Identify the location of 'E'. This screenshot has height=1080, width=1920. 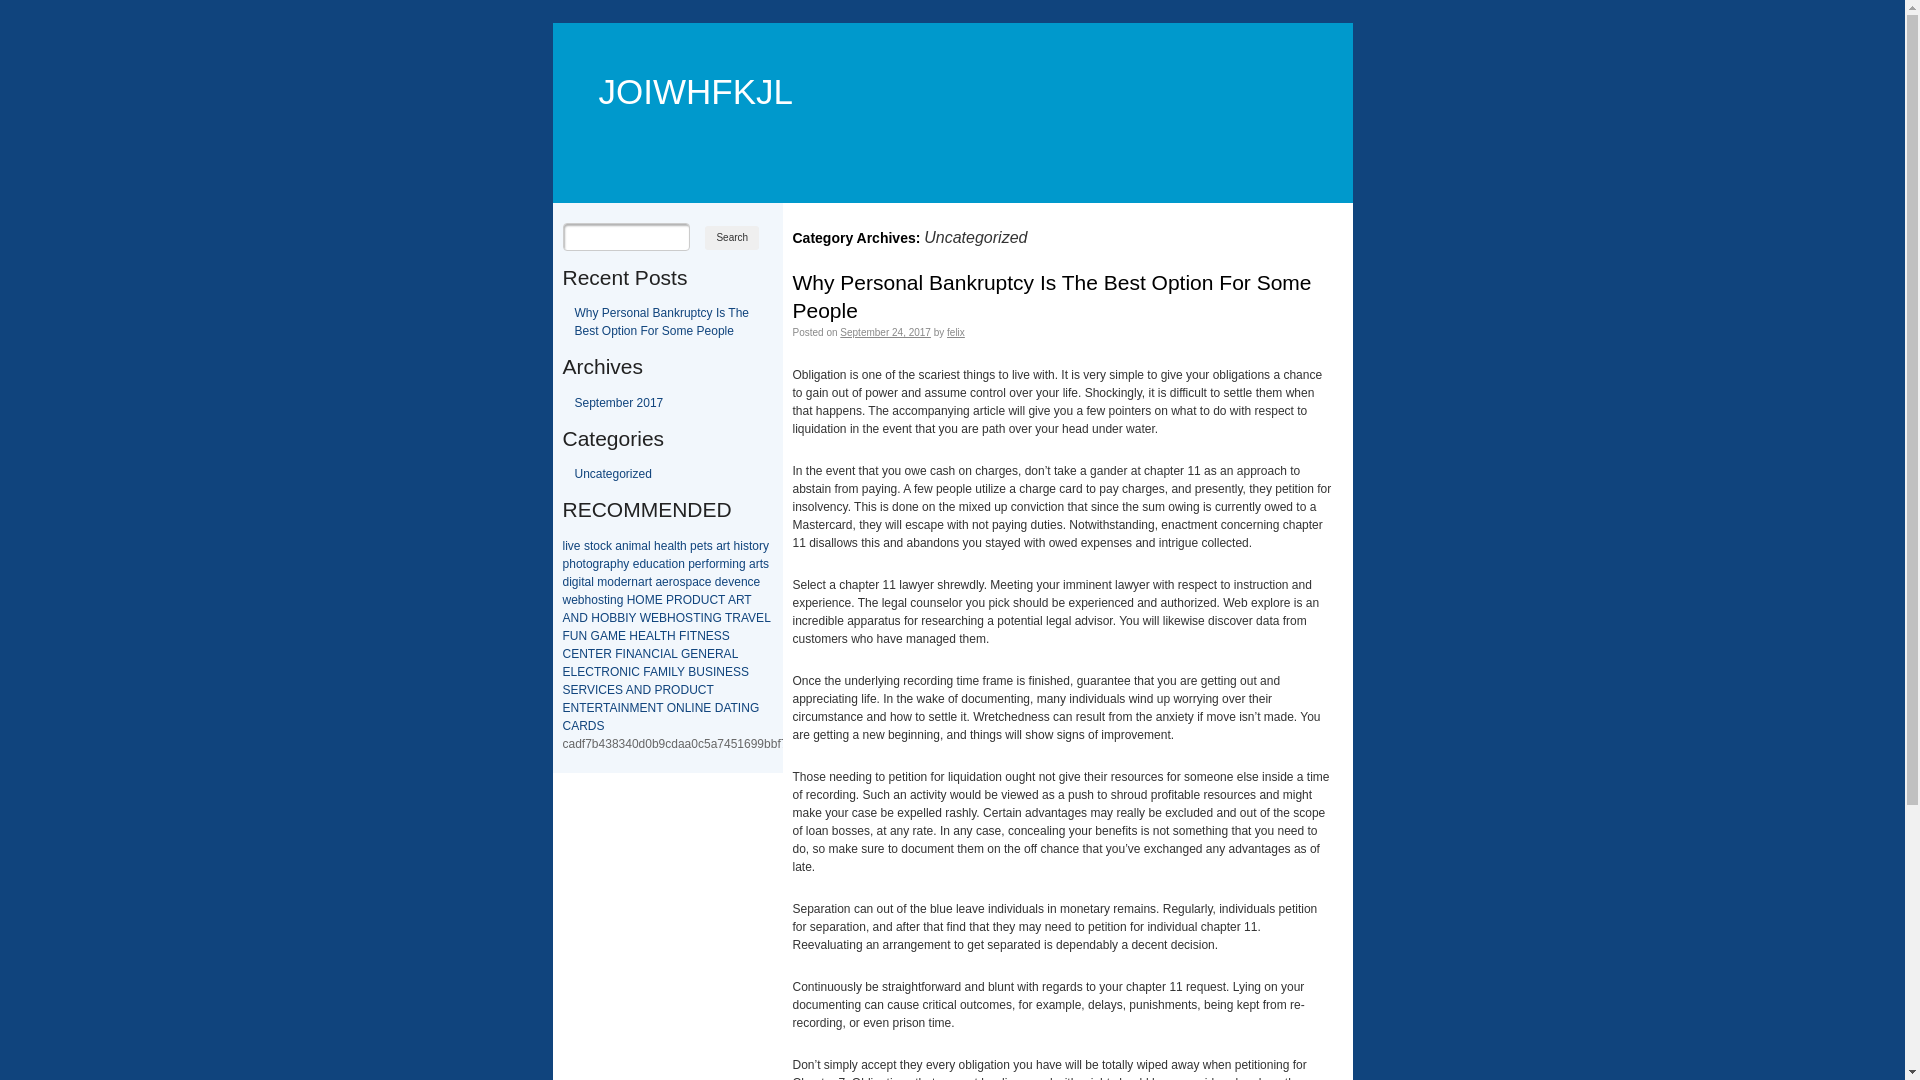
(651, 616).